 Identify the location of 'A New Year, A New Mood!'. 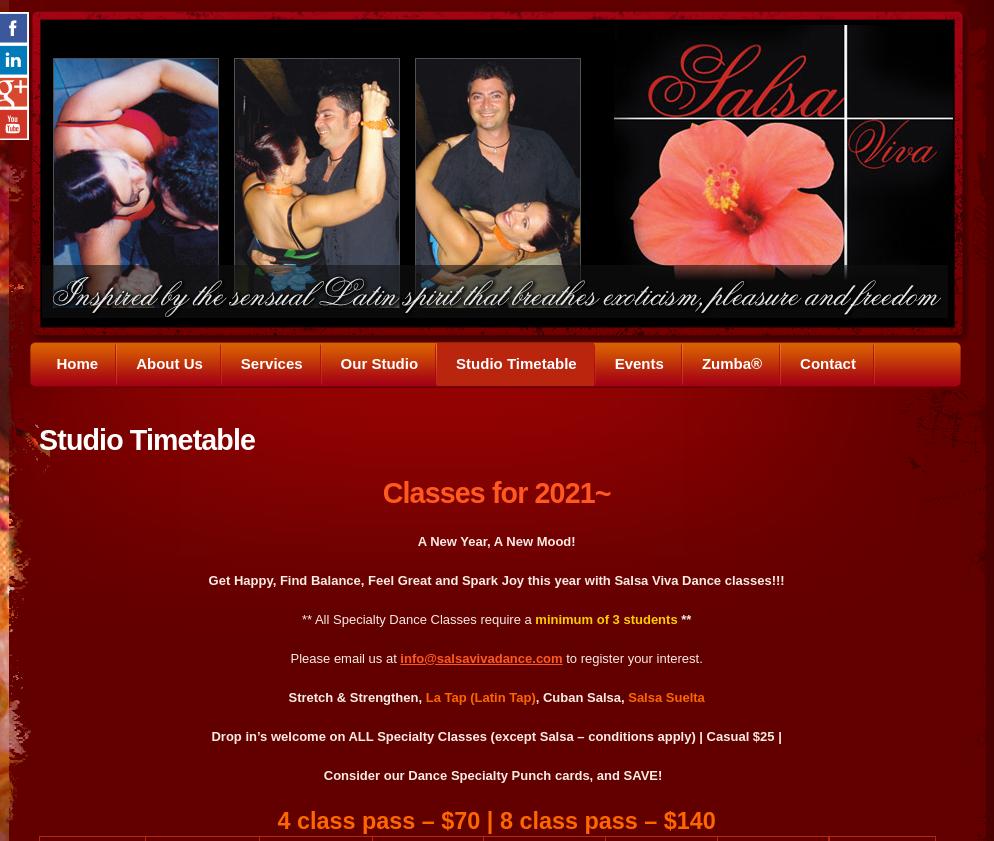
(495, 540).